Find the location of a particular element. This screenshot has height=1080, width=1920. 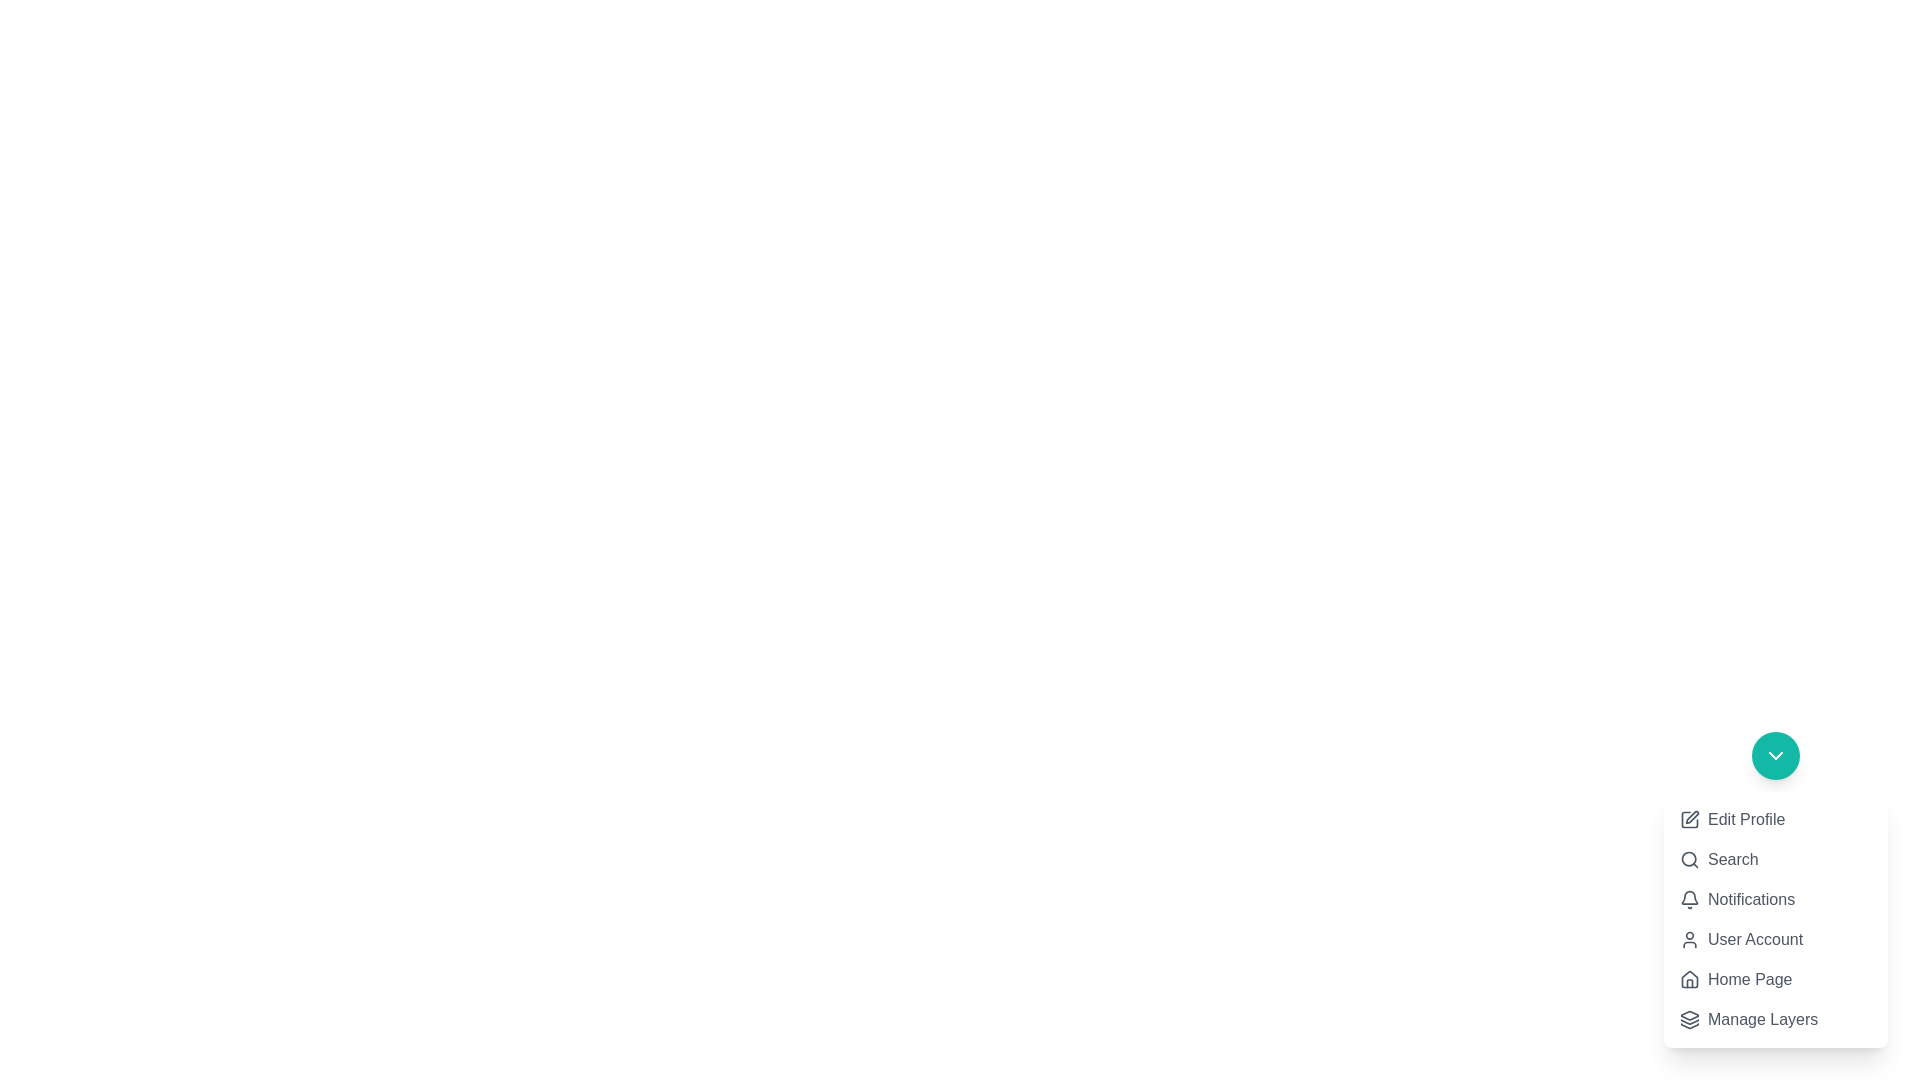

the bell icon representing the notifications section is located at coordinates (1688, 898).